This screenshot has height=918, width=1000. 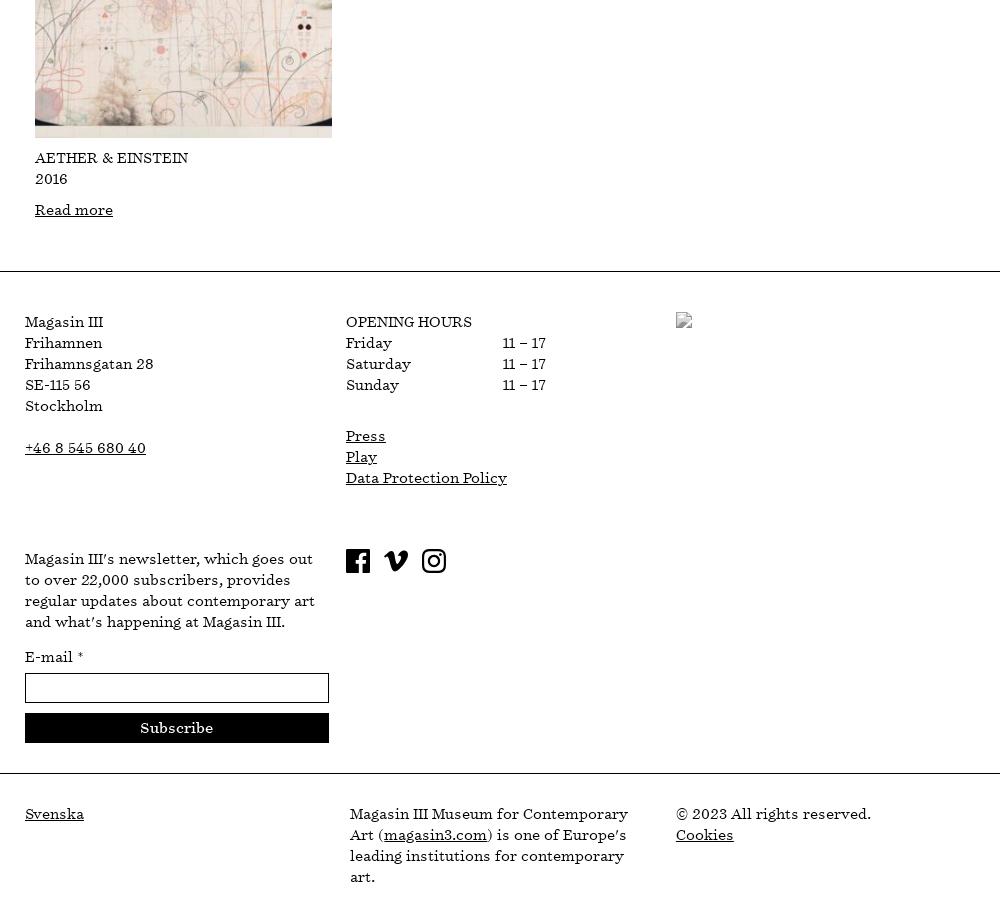 I want to click on 'Frihamnsgatan 28', so click(x=88, y=364).